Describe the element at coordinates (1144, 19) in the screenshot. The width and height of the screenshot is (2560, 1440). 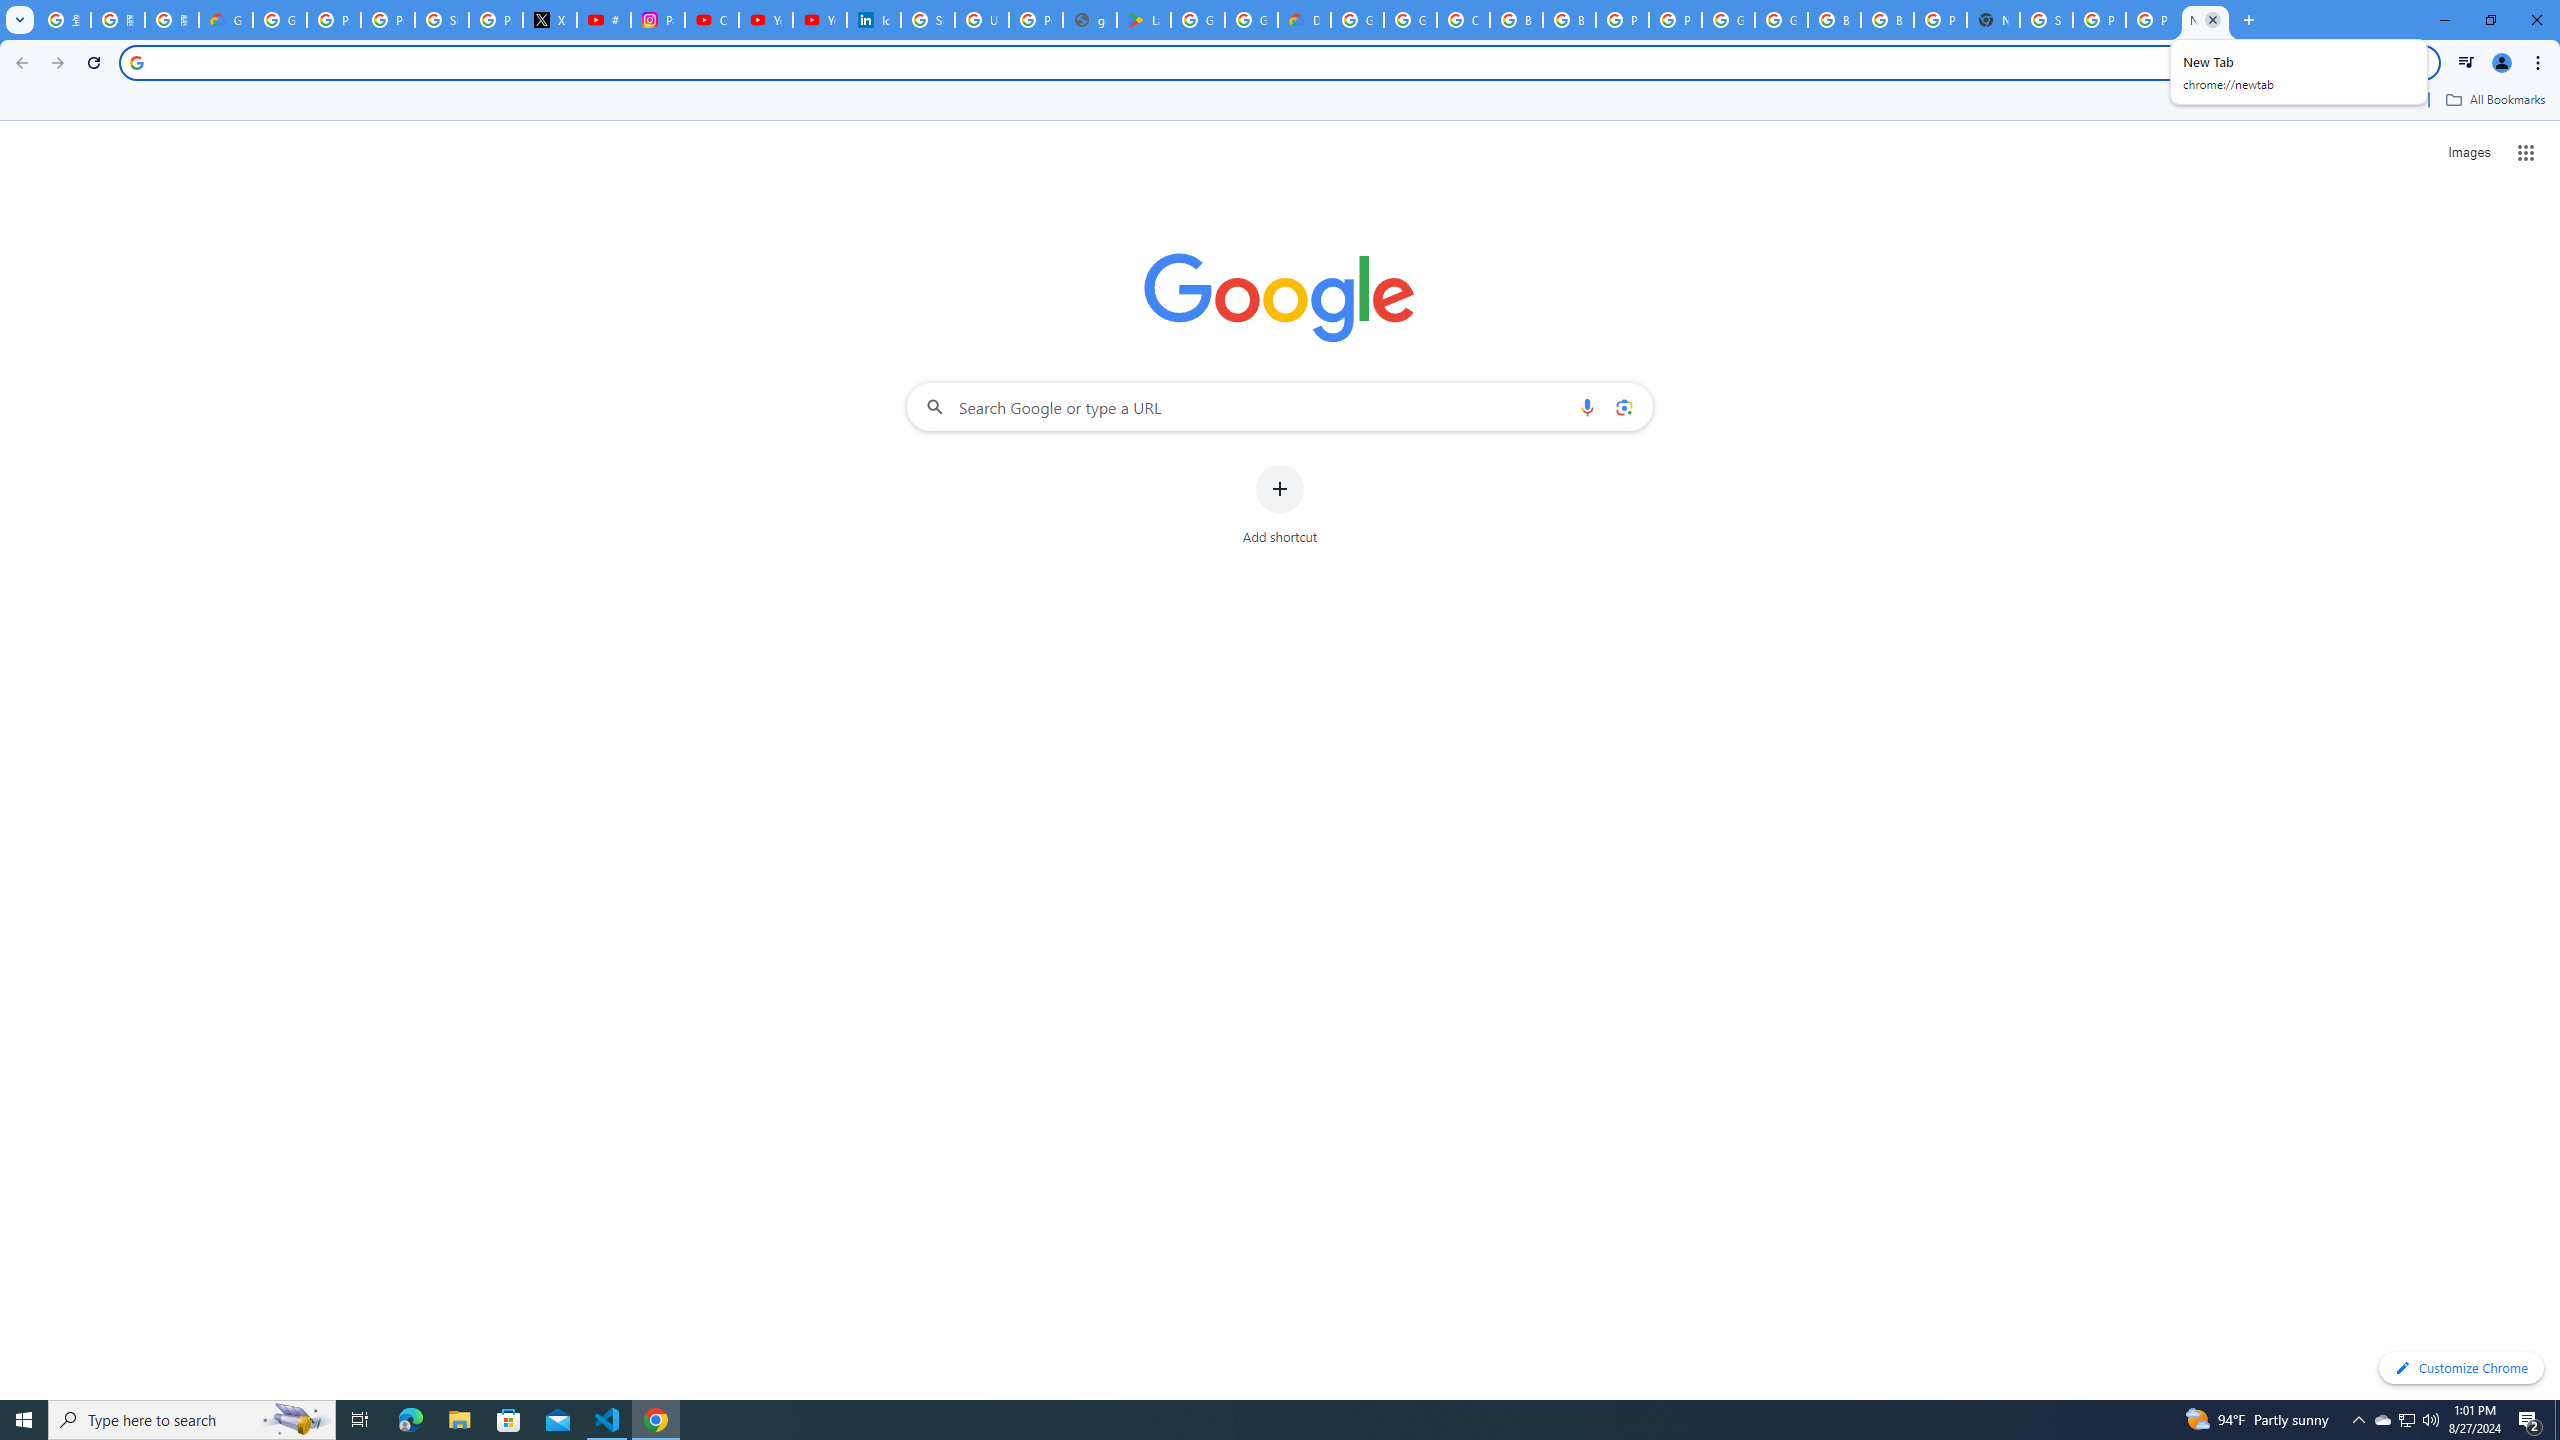
I see `'Last Shelter: Survival - Apps on Google Play'` at that location.